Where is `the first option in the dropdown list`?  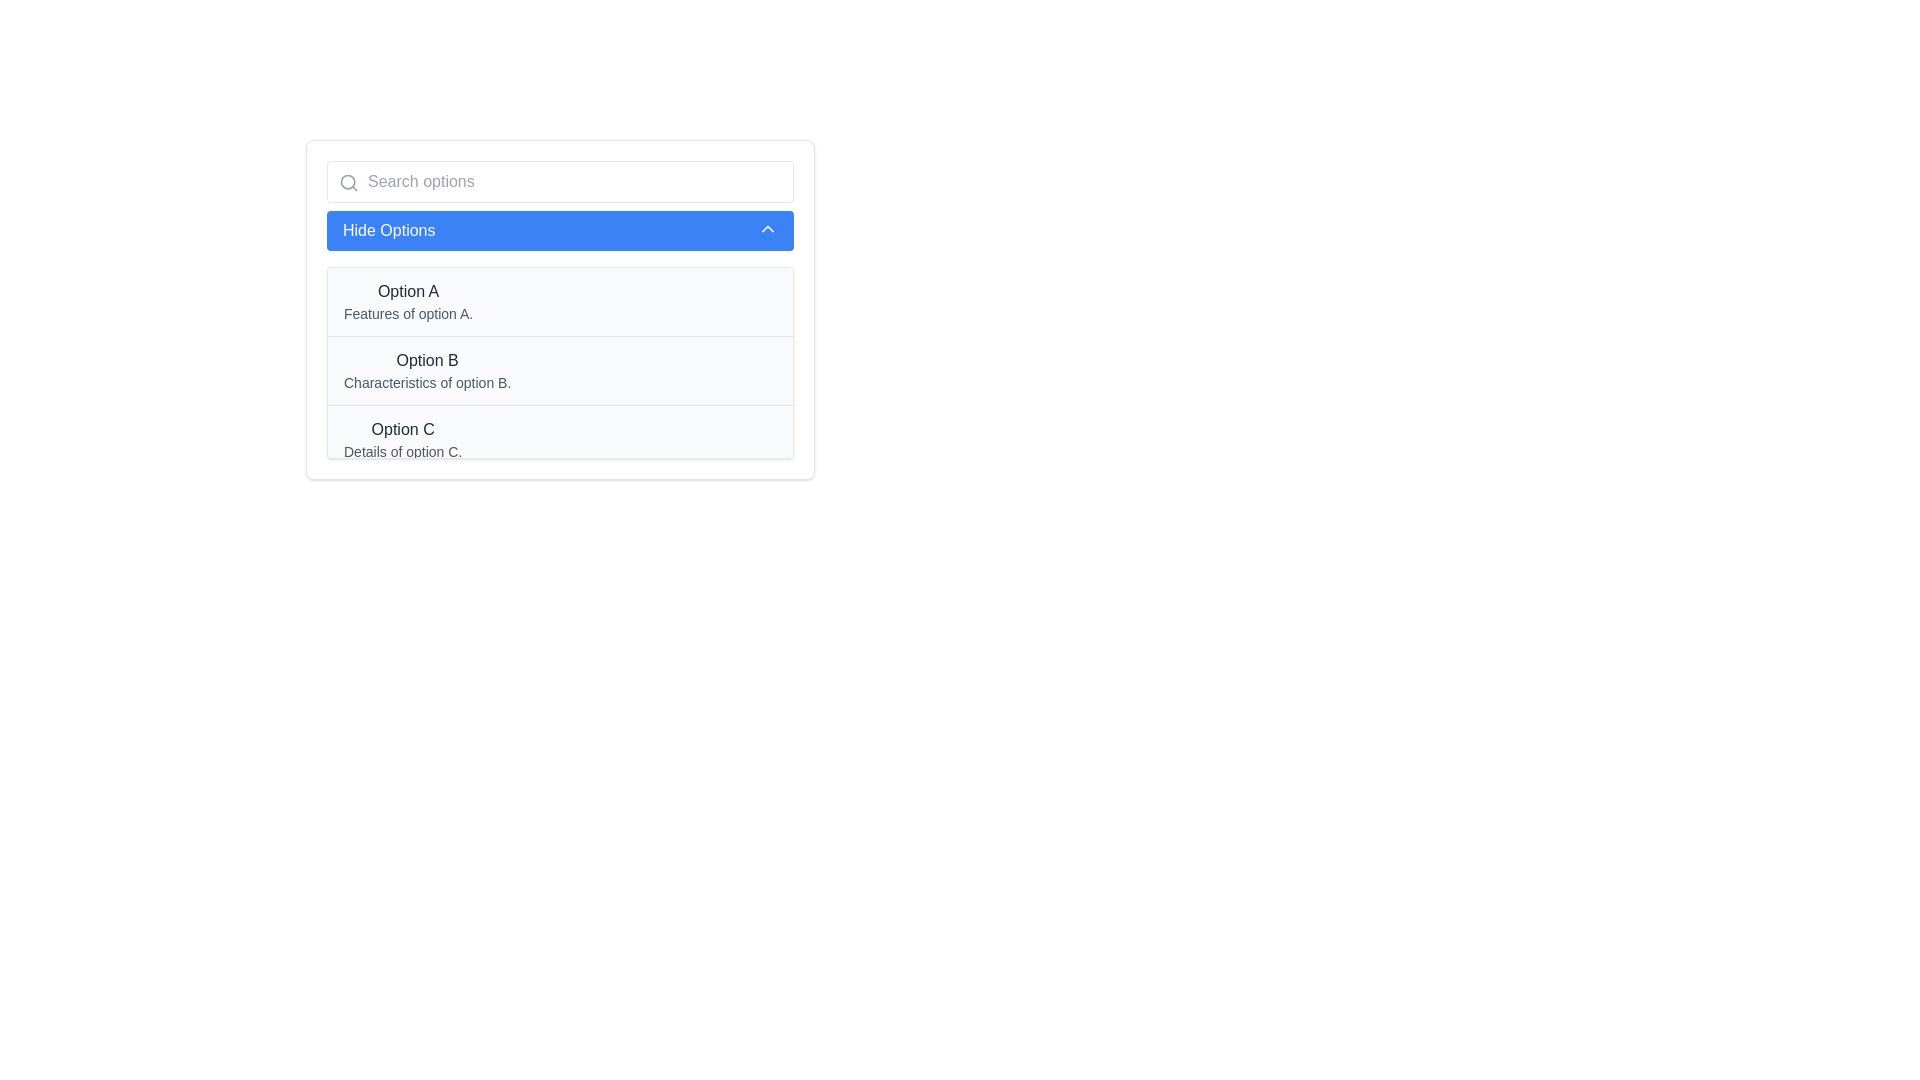
the first option in the dropdown list is located at coordinates (560, 301).